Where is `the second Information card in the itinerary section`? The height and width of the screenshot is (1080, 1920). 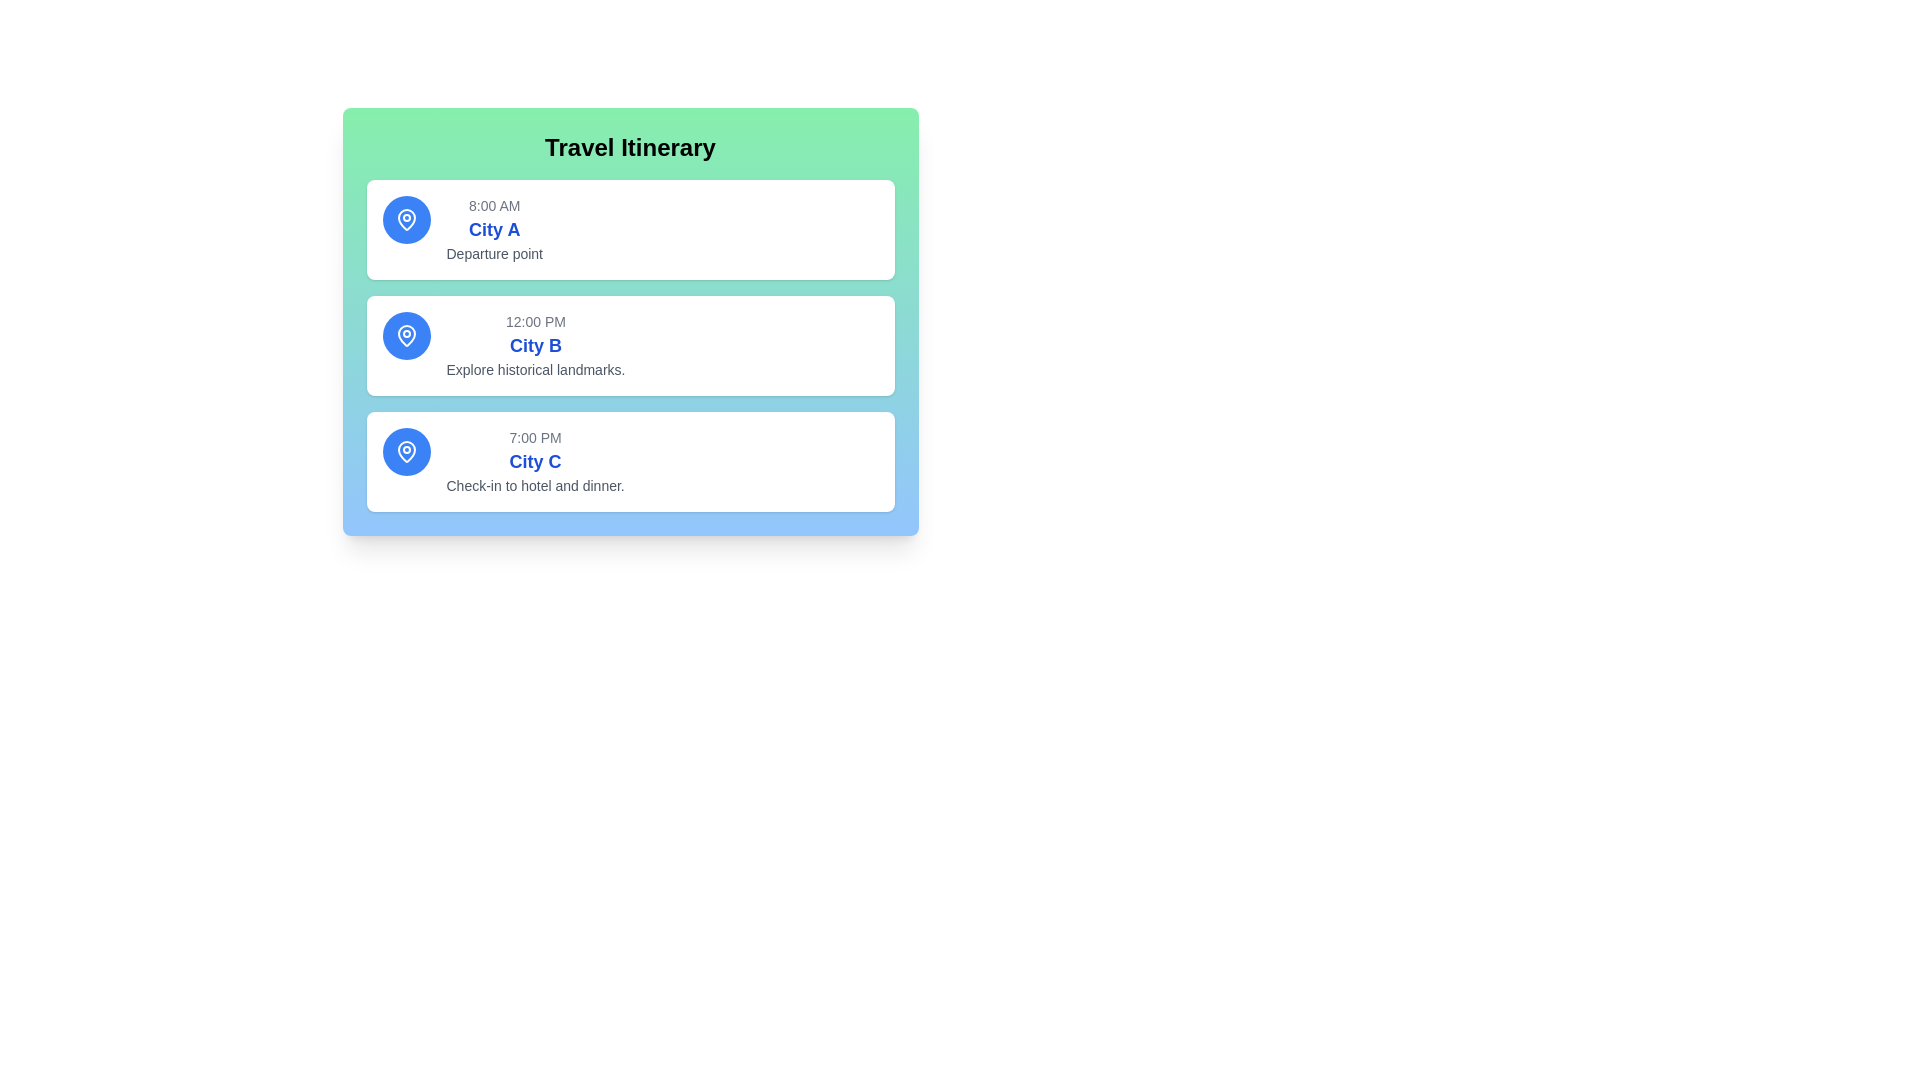 the second Information card in the itinerary section is located at coordinates (629, 345).